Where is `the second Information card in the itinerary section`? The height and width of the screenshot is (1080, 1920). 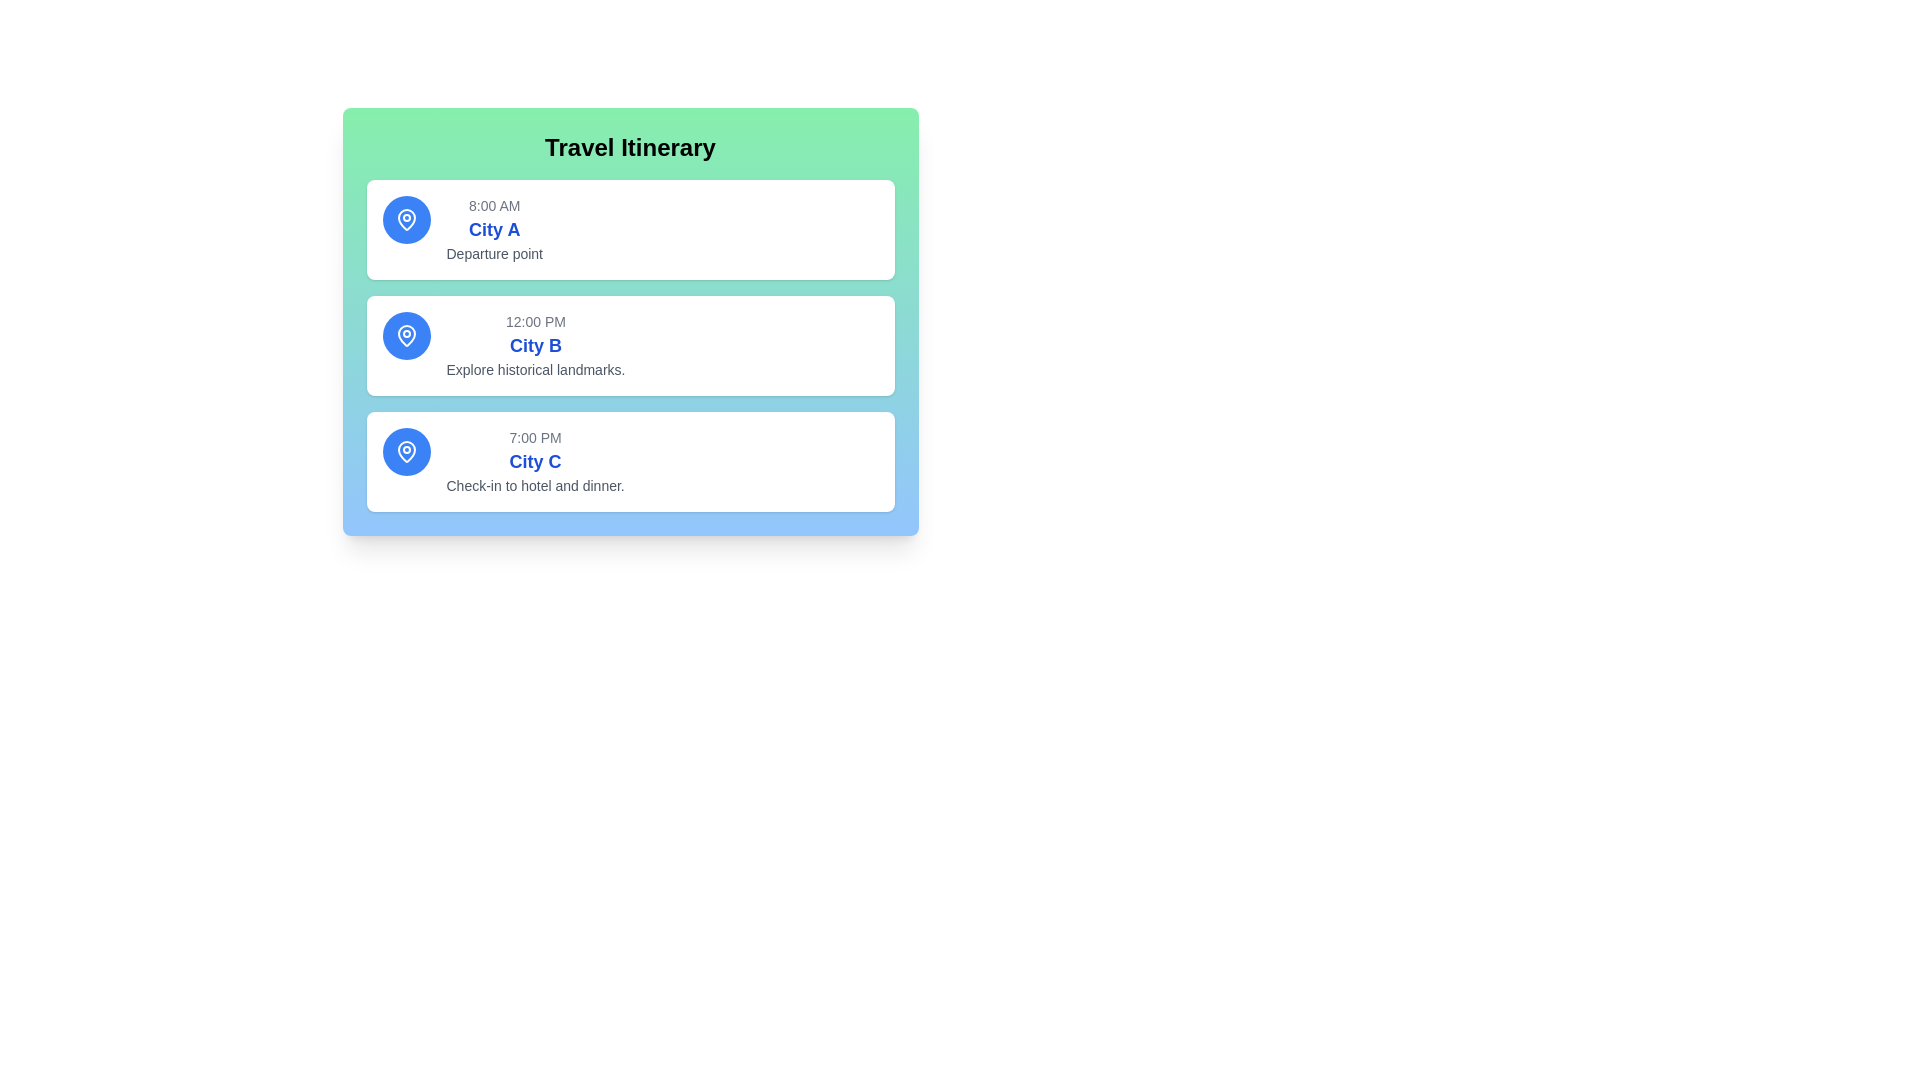 the second Information card in the itinerary section is located at coordinates (629, 345).